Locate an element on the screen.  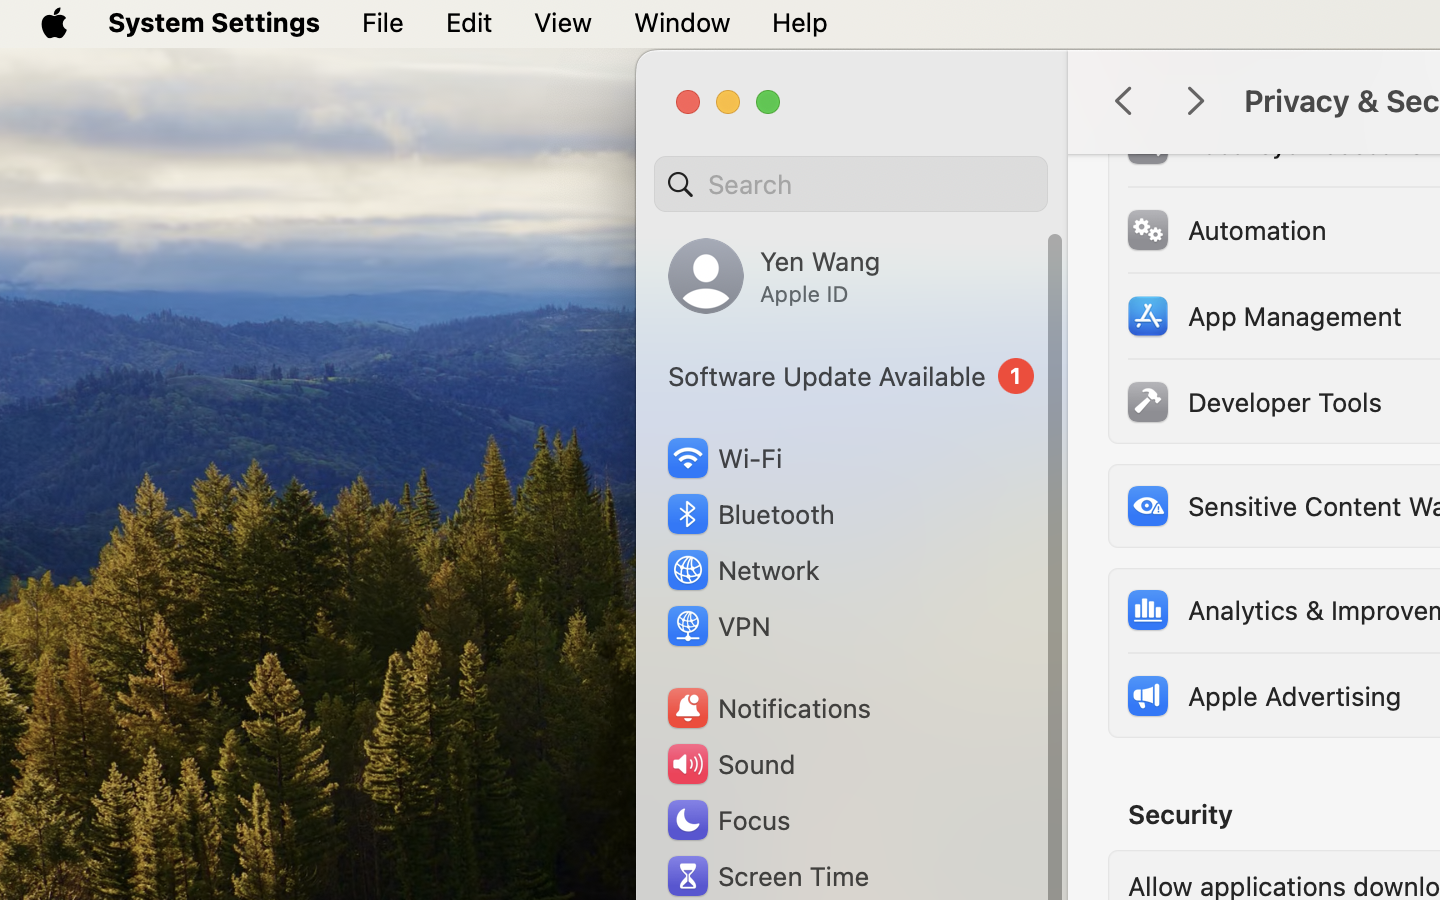
'Screen Time' is located at coordinates (765, 875).